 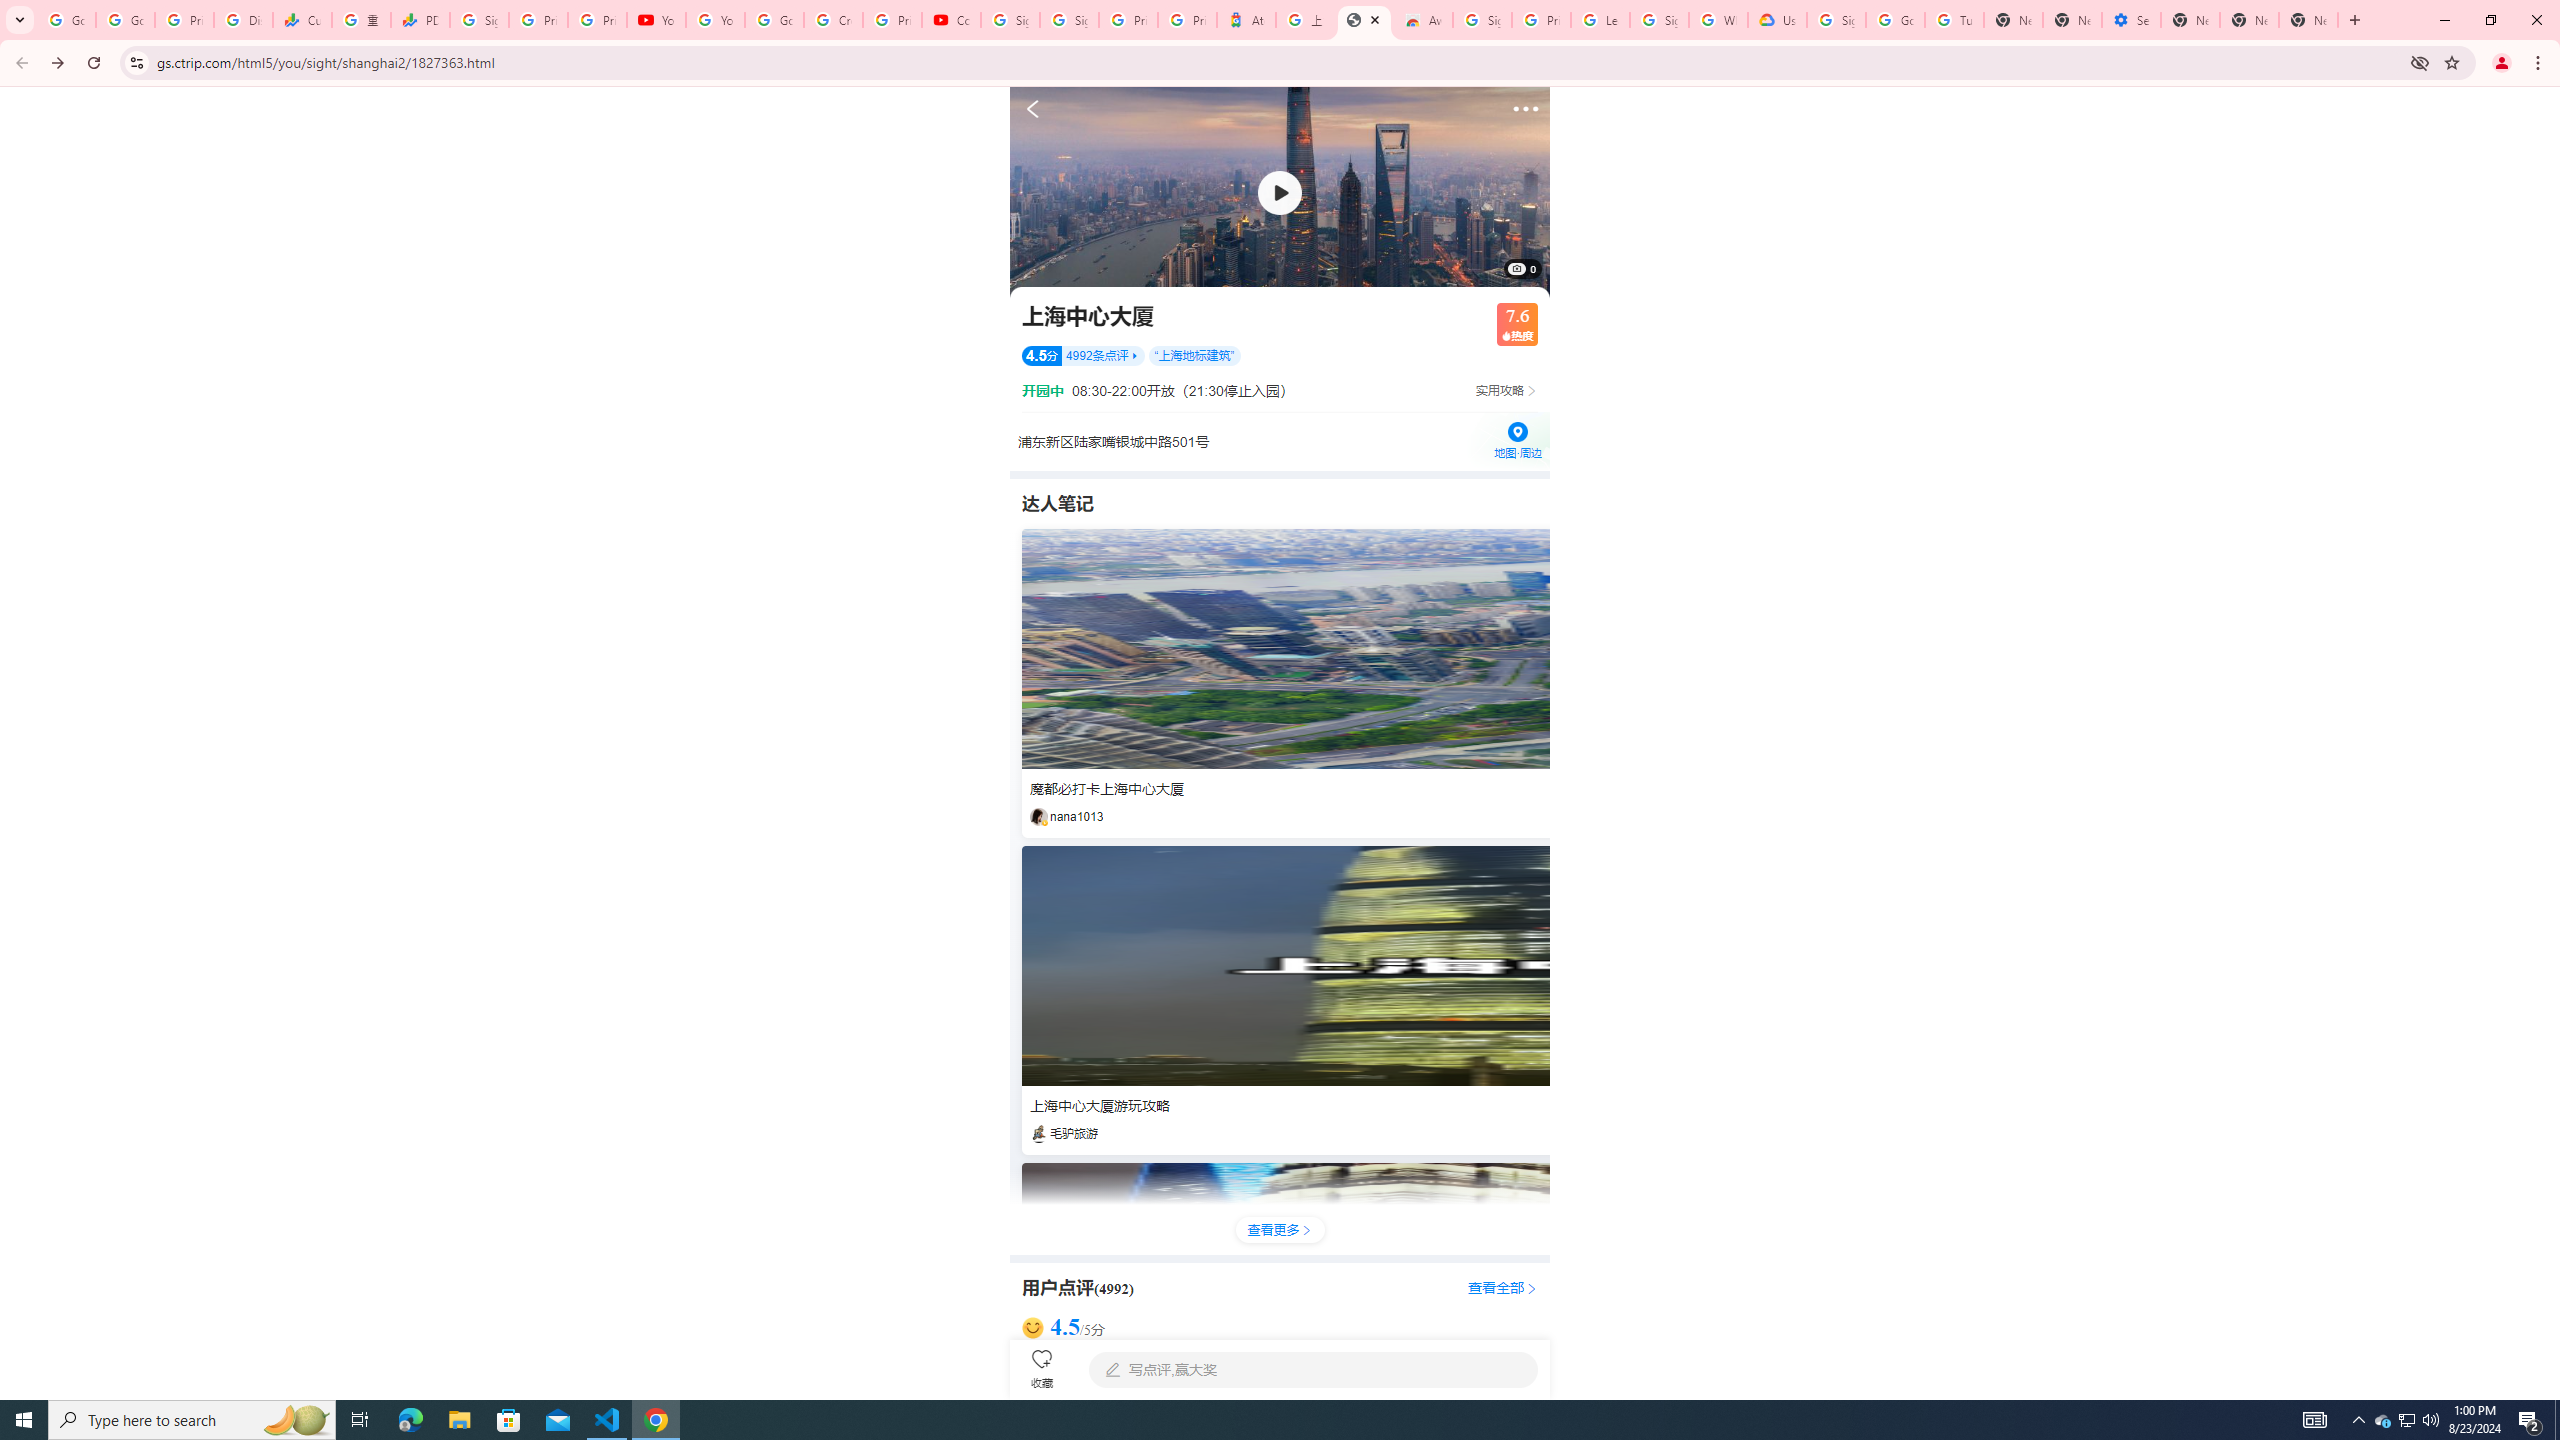 I want to click on 'To get missing image descriptions, open the context menu.', so click(x=1280, y=191).